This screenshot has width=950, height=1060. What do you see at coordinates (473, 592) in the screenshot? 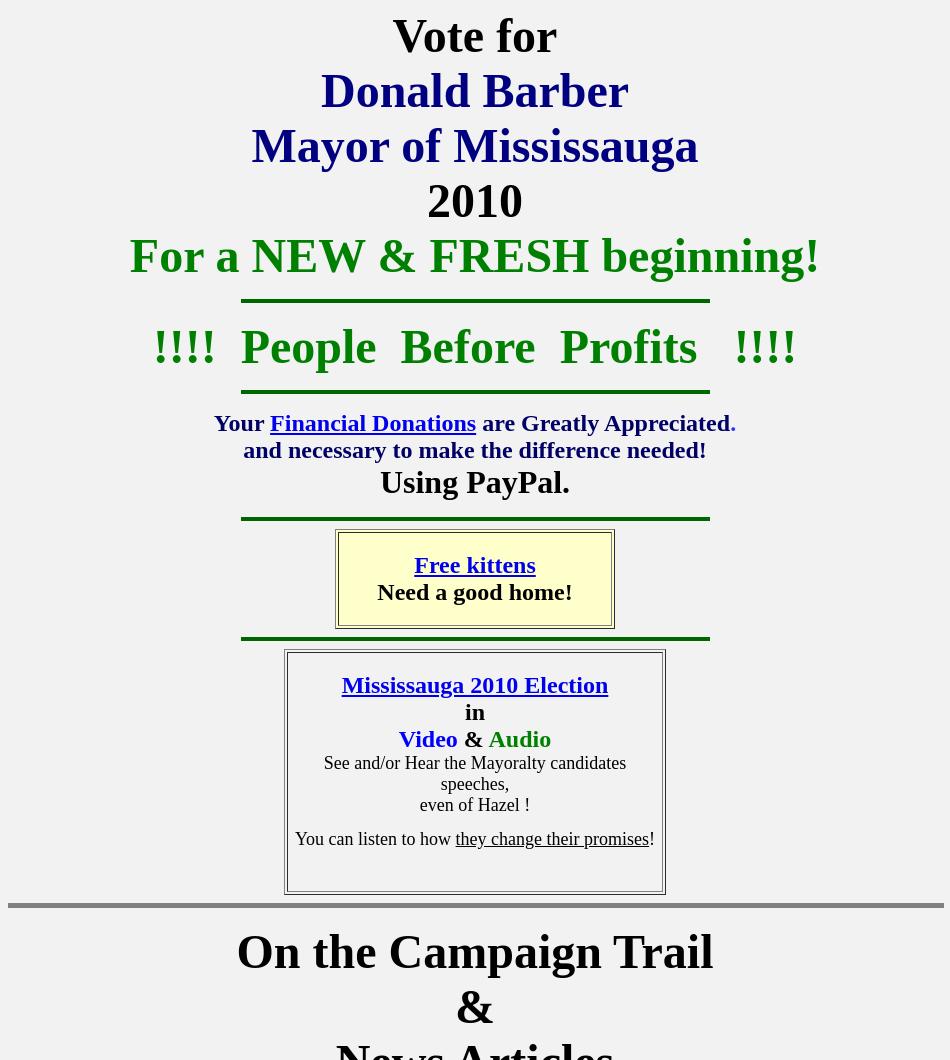
I see `'Need a good home!'` at bounding box center [473, 592].